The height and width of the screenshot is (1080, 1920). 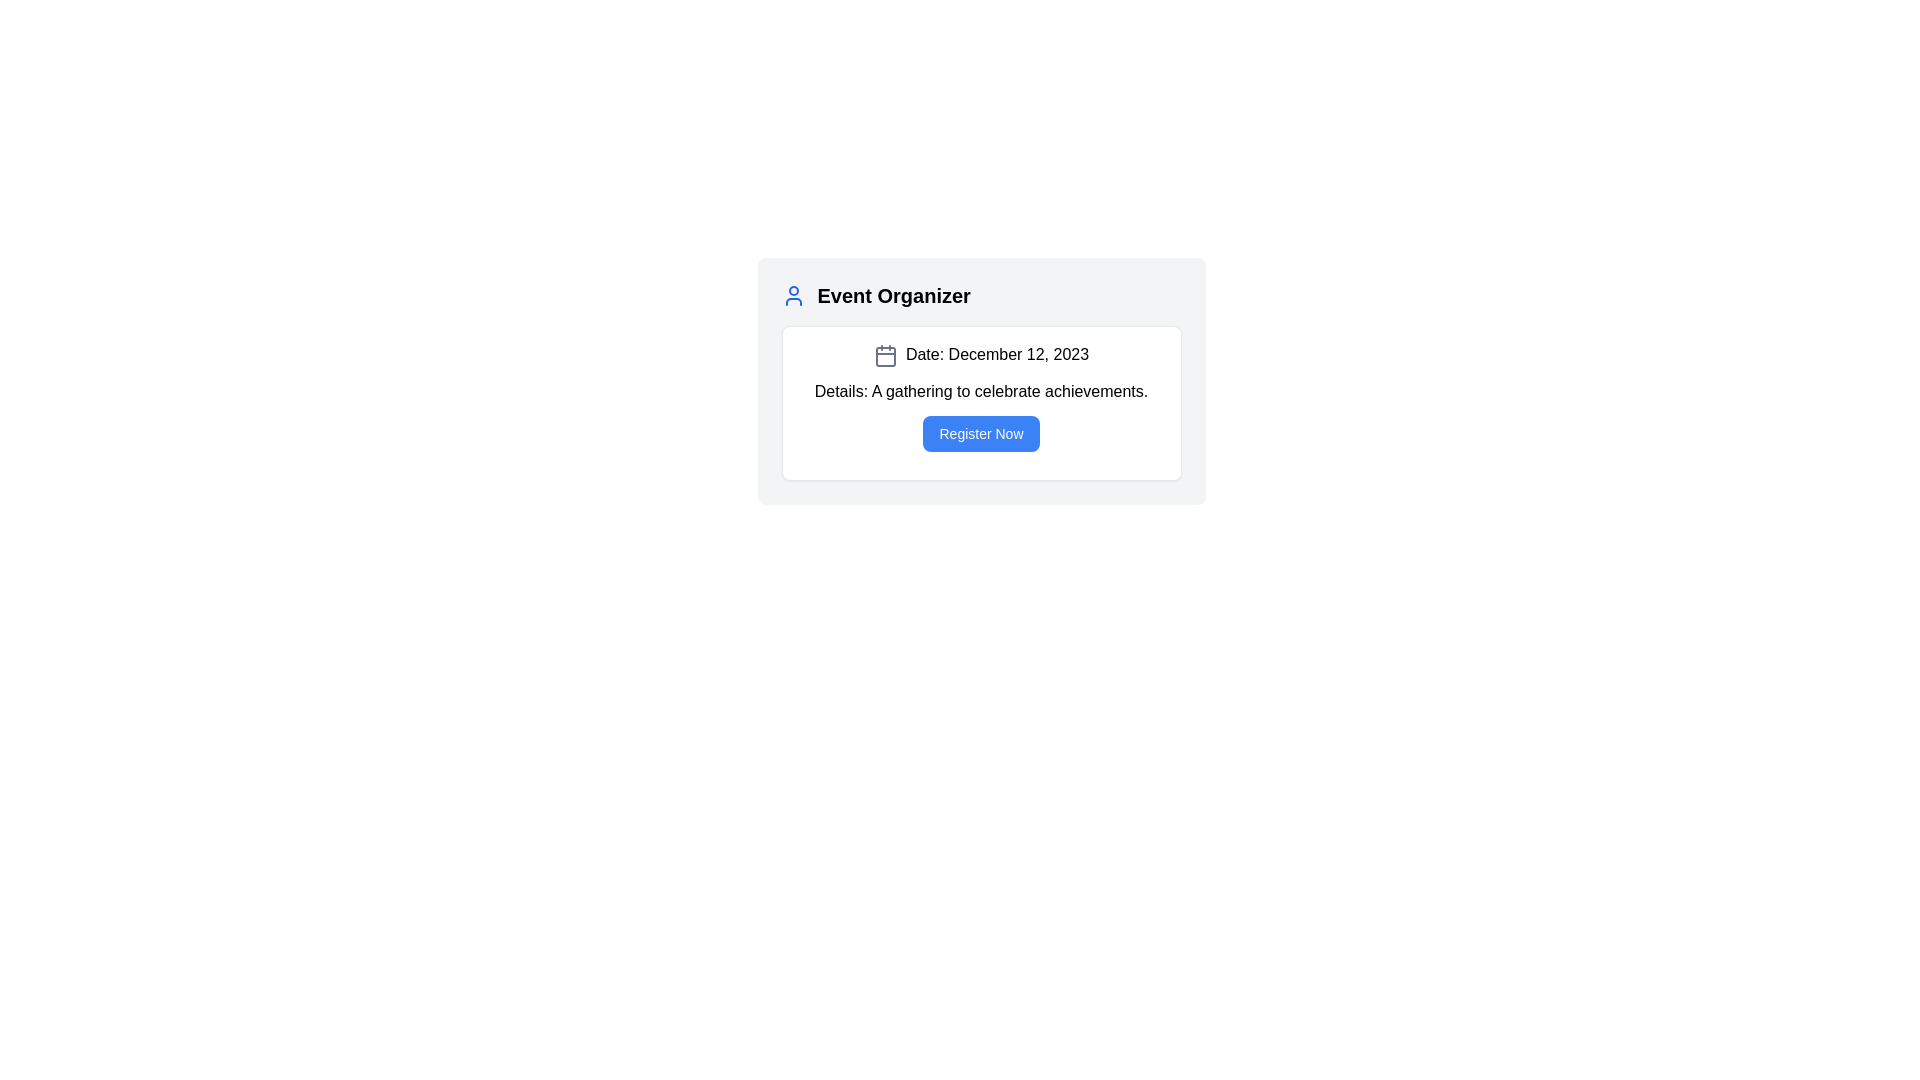 I want to click on the registration button located at the bottom of the event details card, so click(x=981, y=432).